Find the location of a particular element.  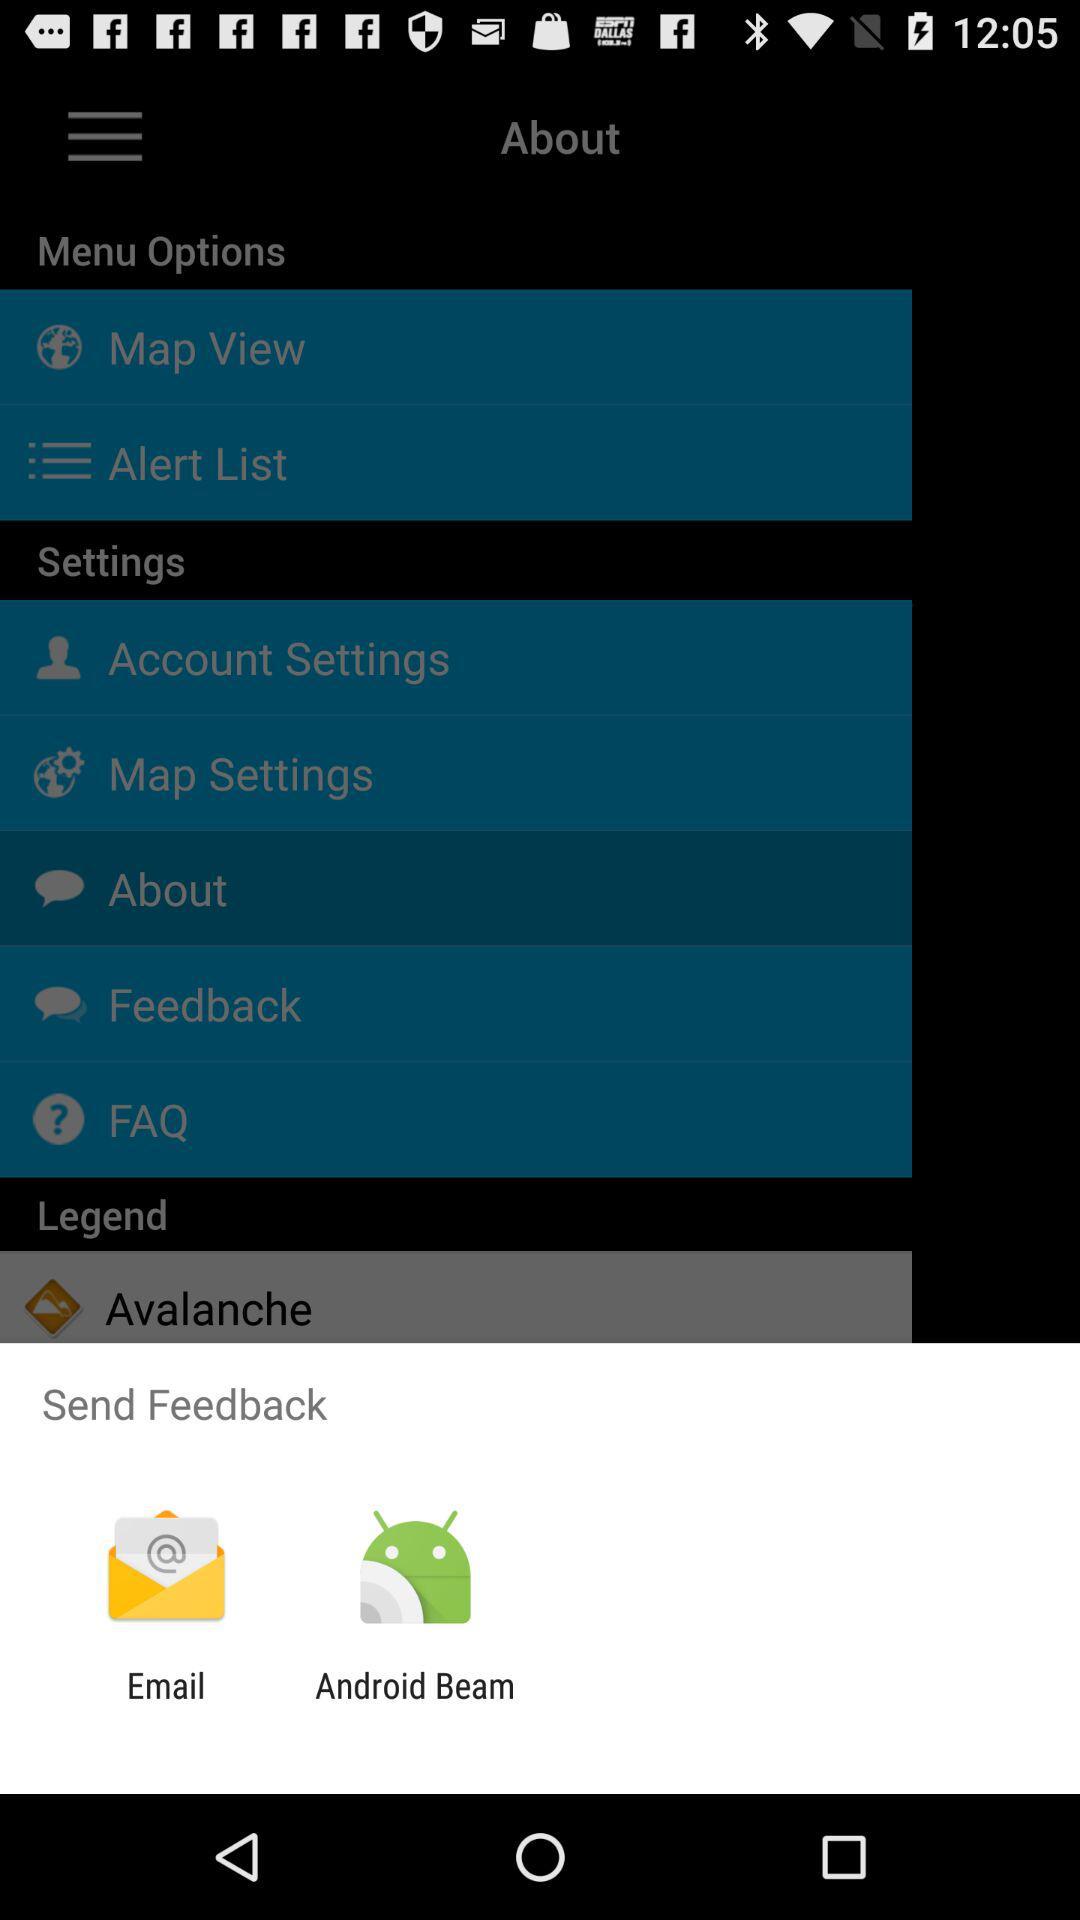

app next to email icon is located at coordinates (414, 1705).